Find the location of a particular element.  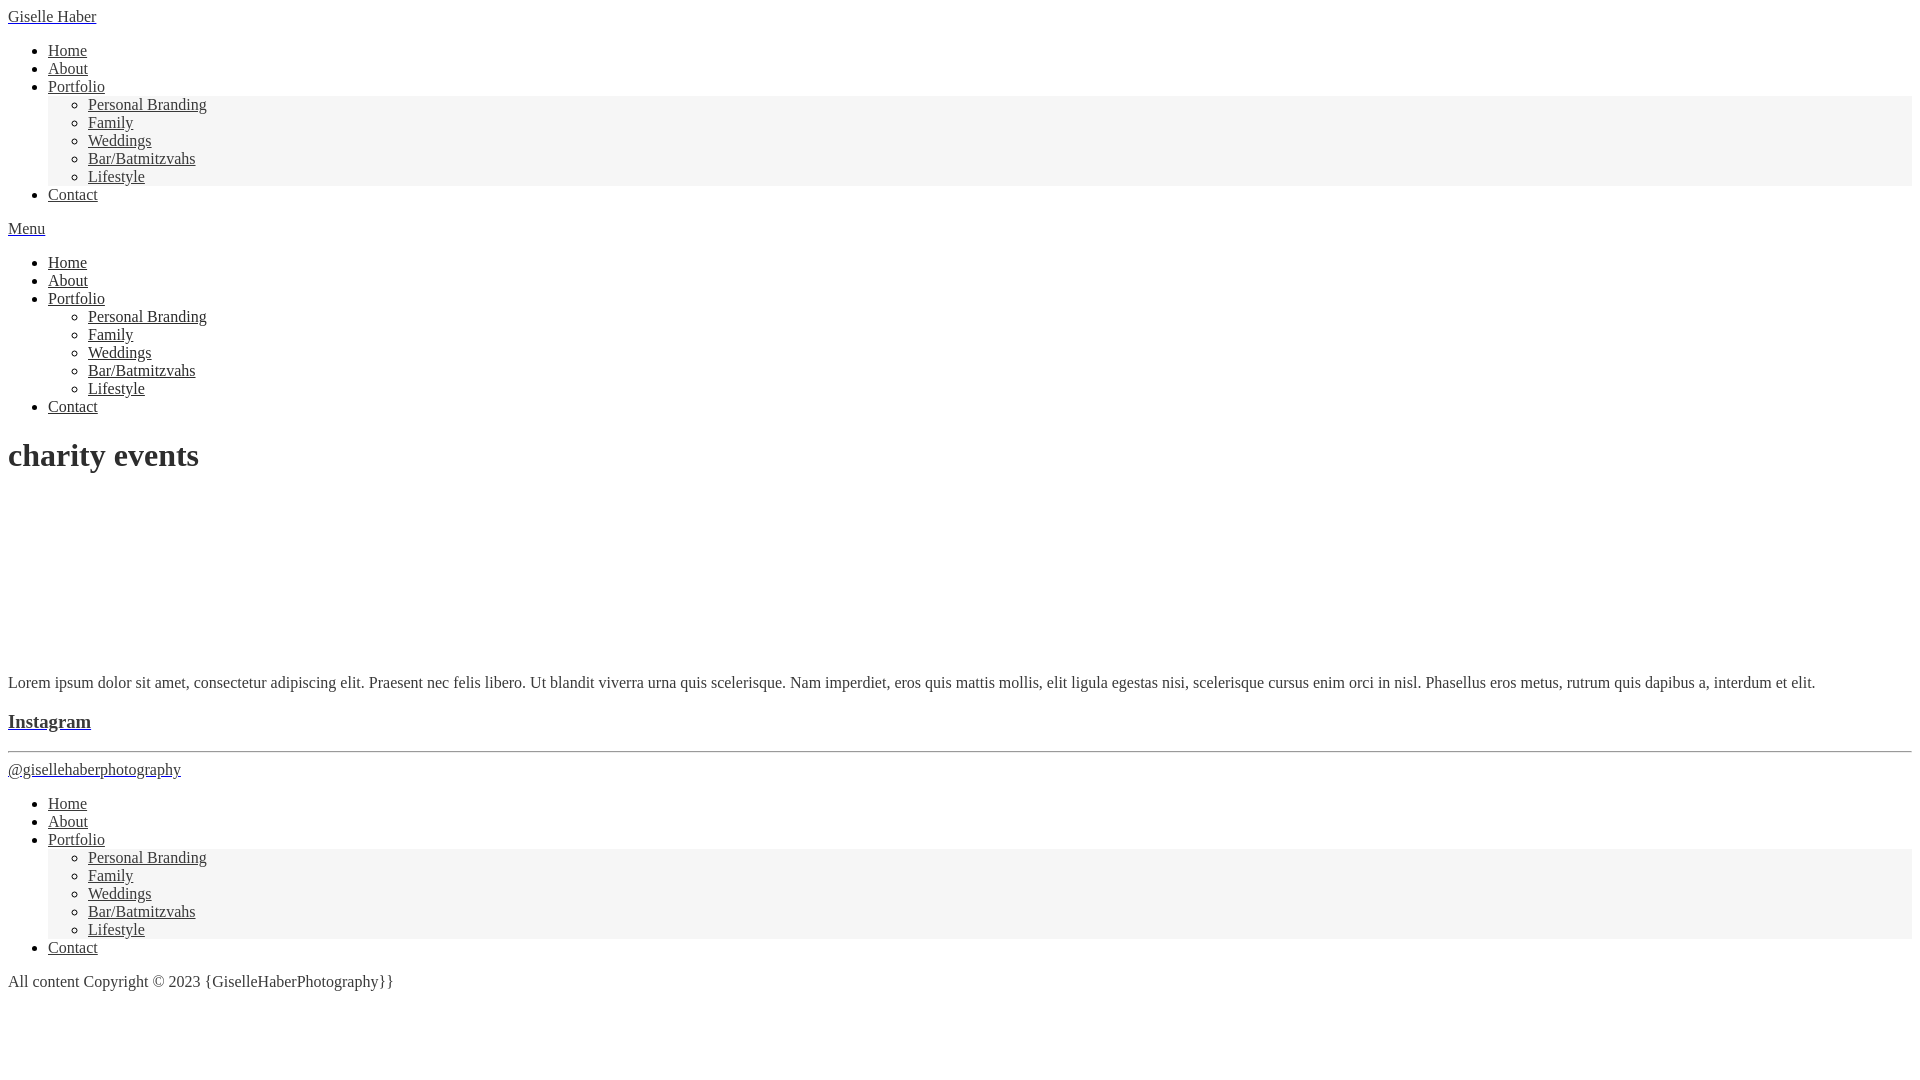

'Personal Branding' is located at coordinates (146, 856).